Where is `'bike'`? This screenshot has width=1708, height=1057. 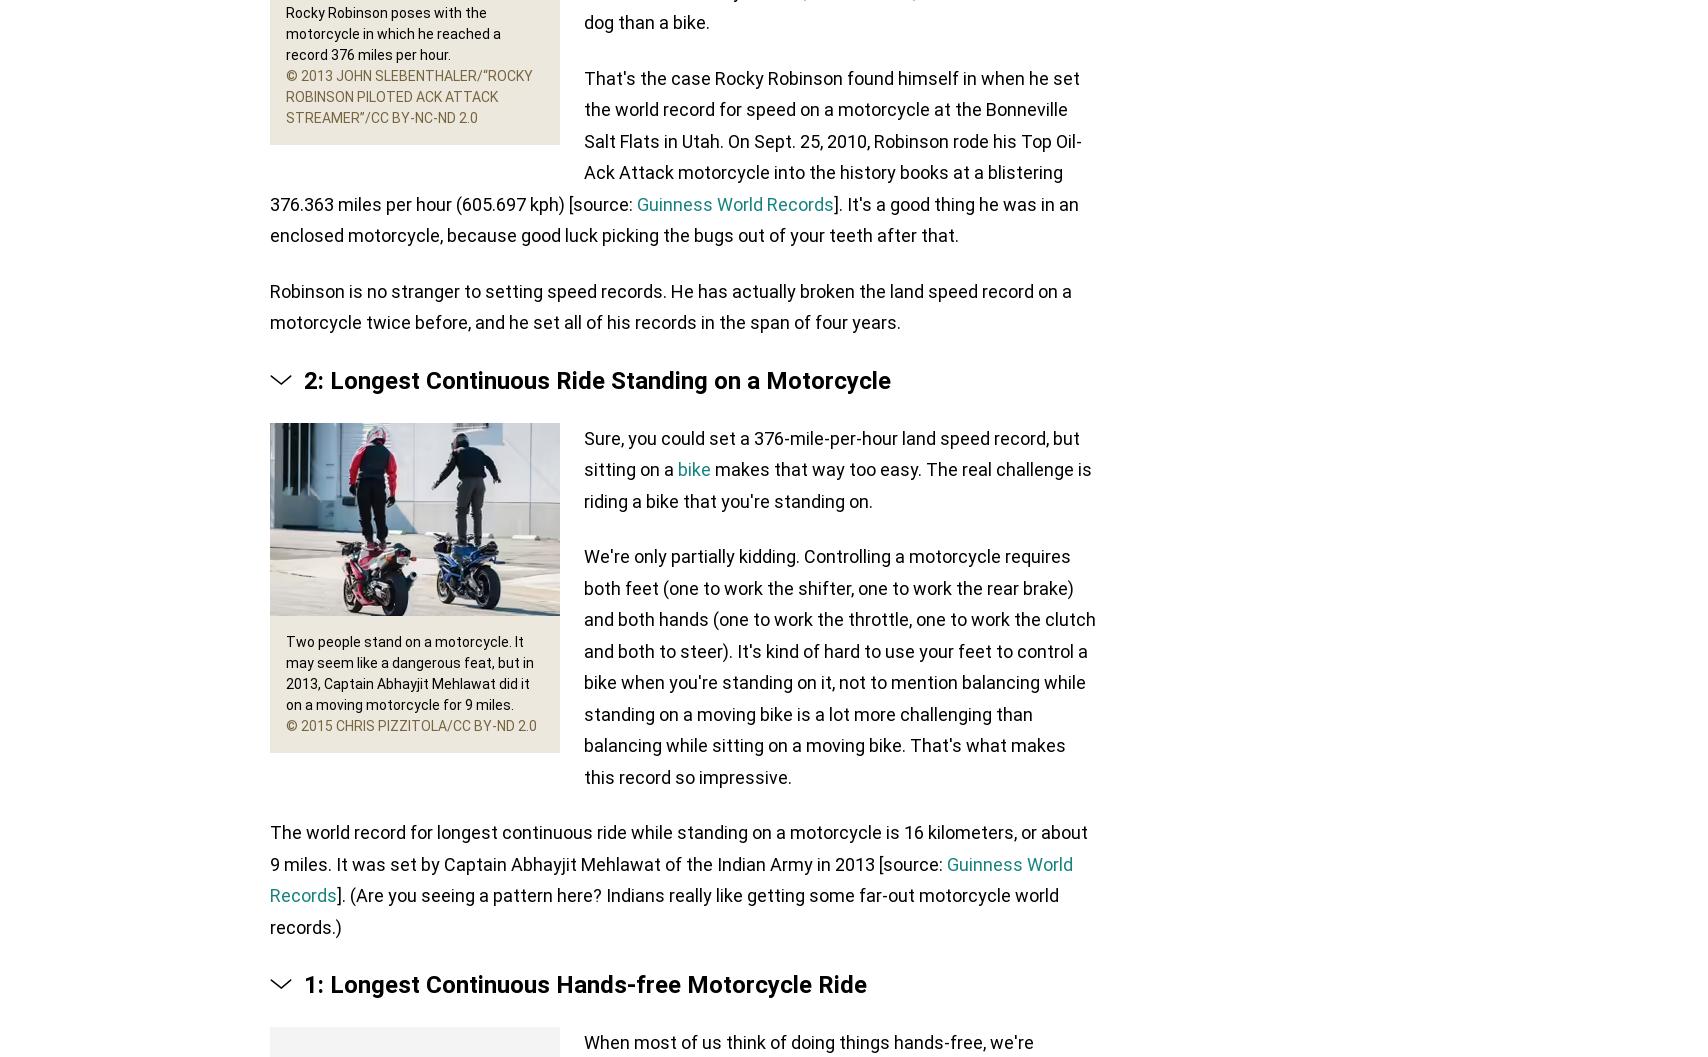
'bike' is located at coordinates (694, 469).